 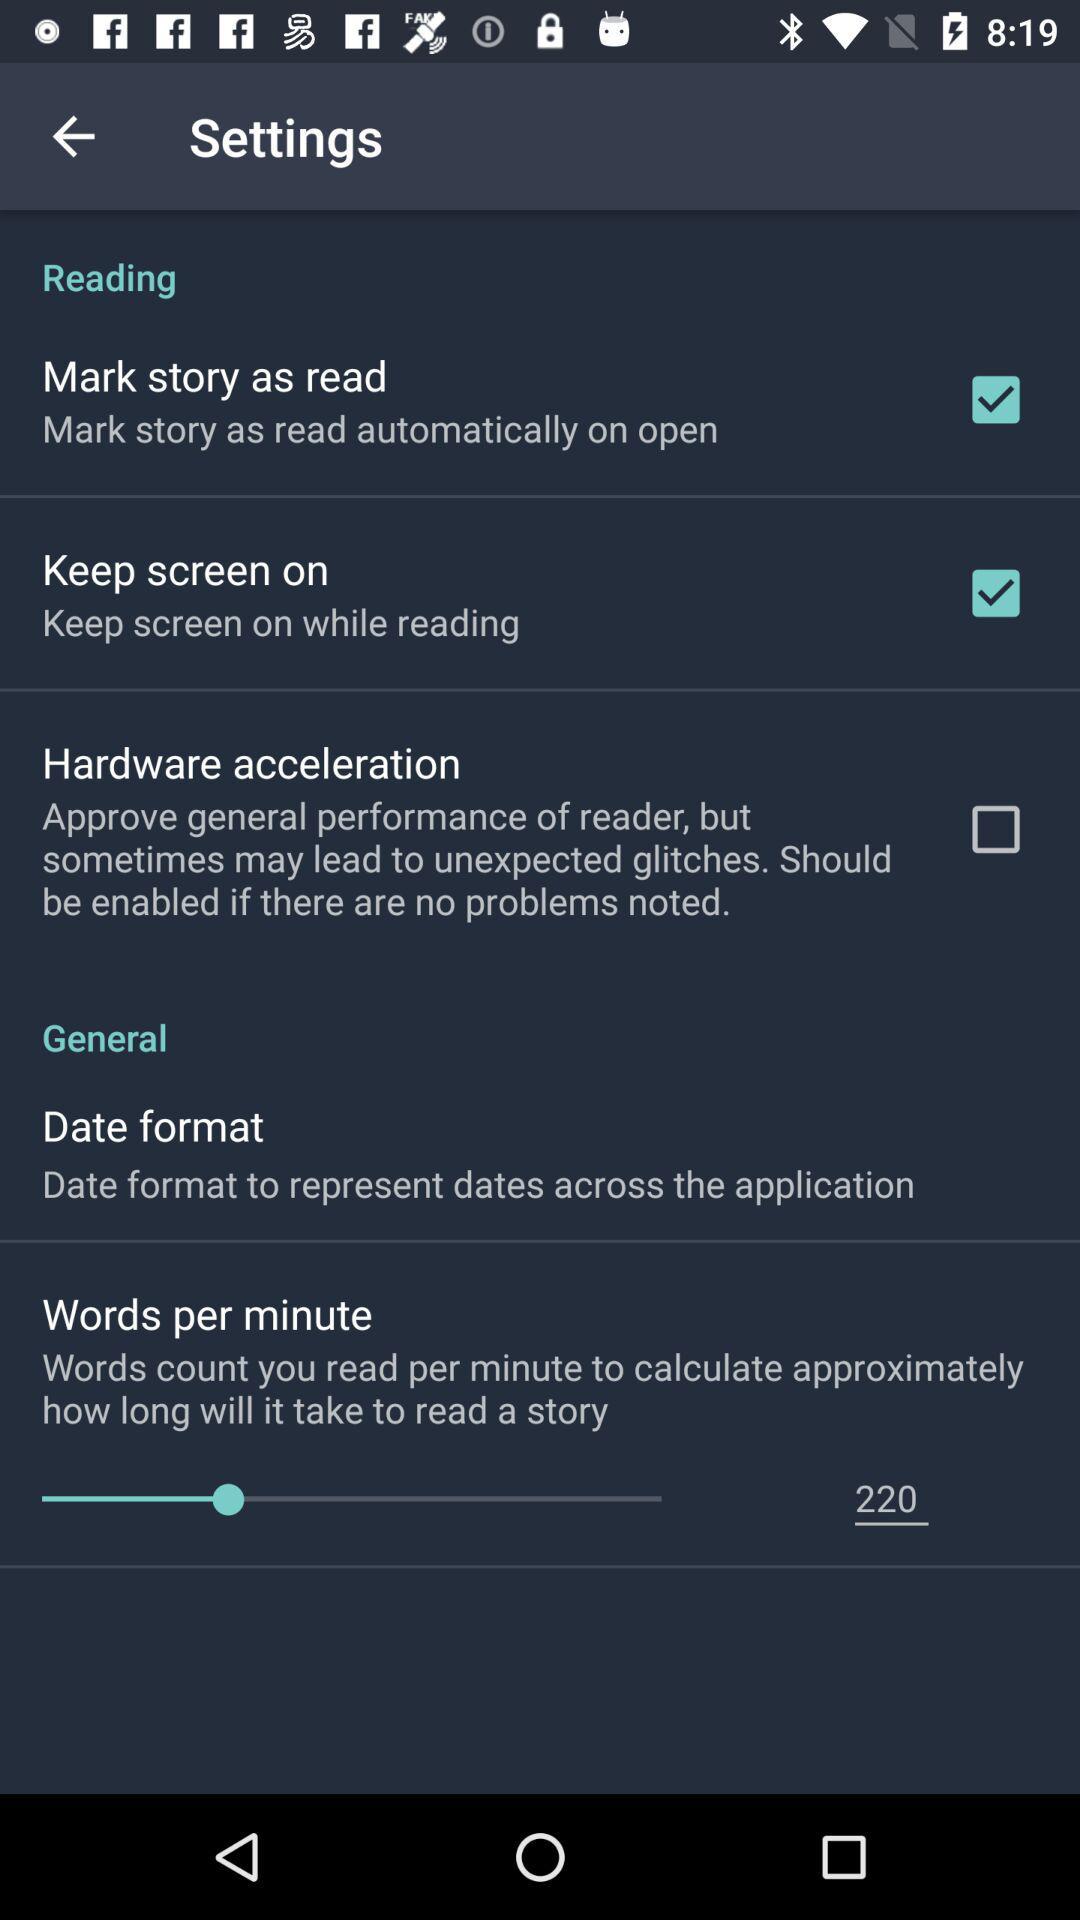 What do you see at coordinates (72, 135) in the screenshot?
I see `the item next to settings` at bounding box center [72, 135].